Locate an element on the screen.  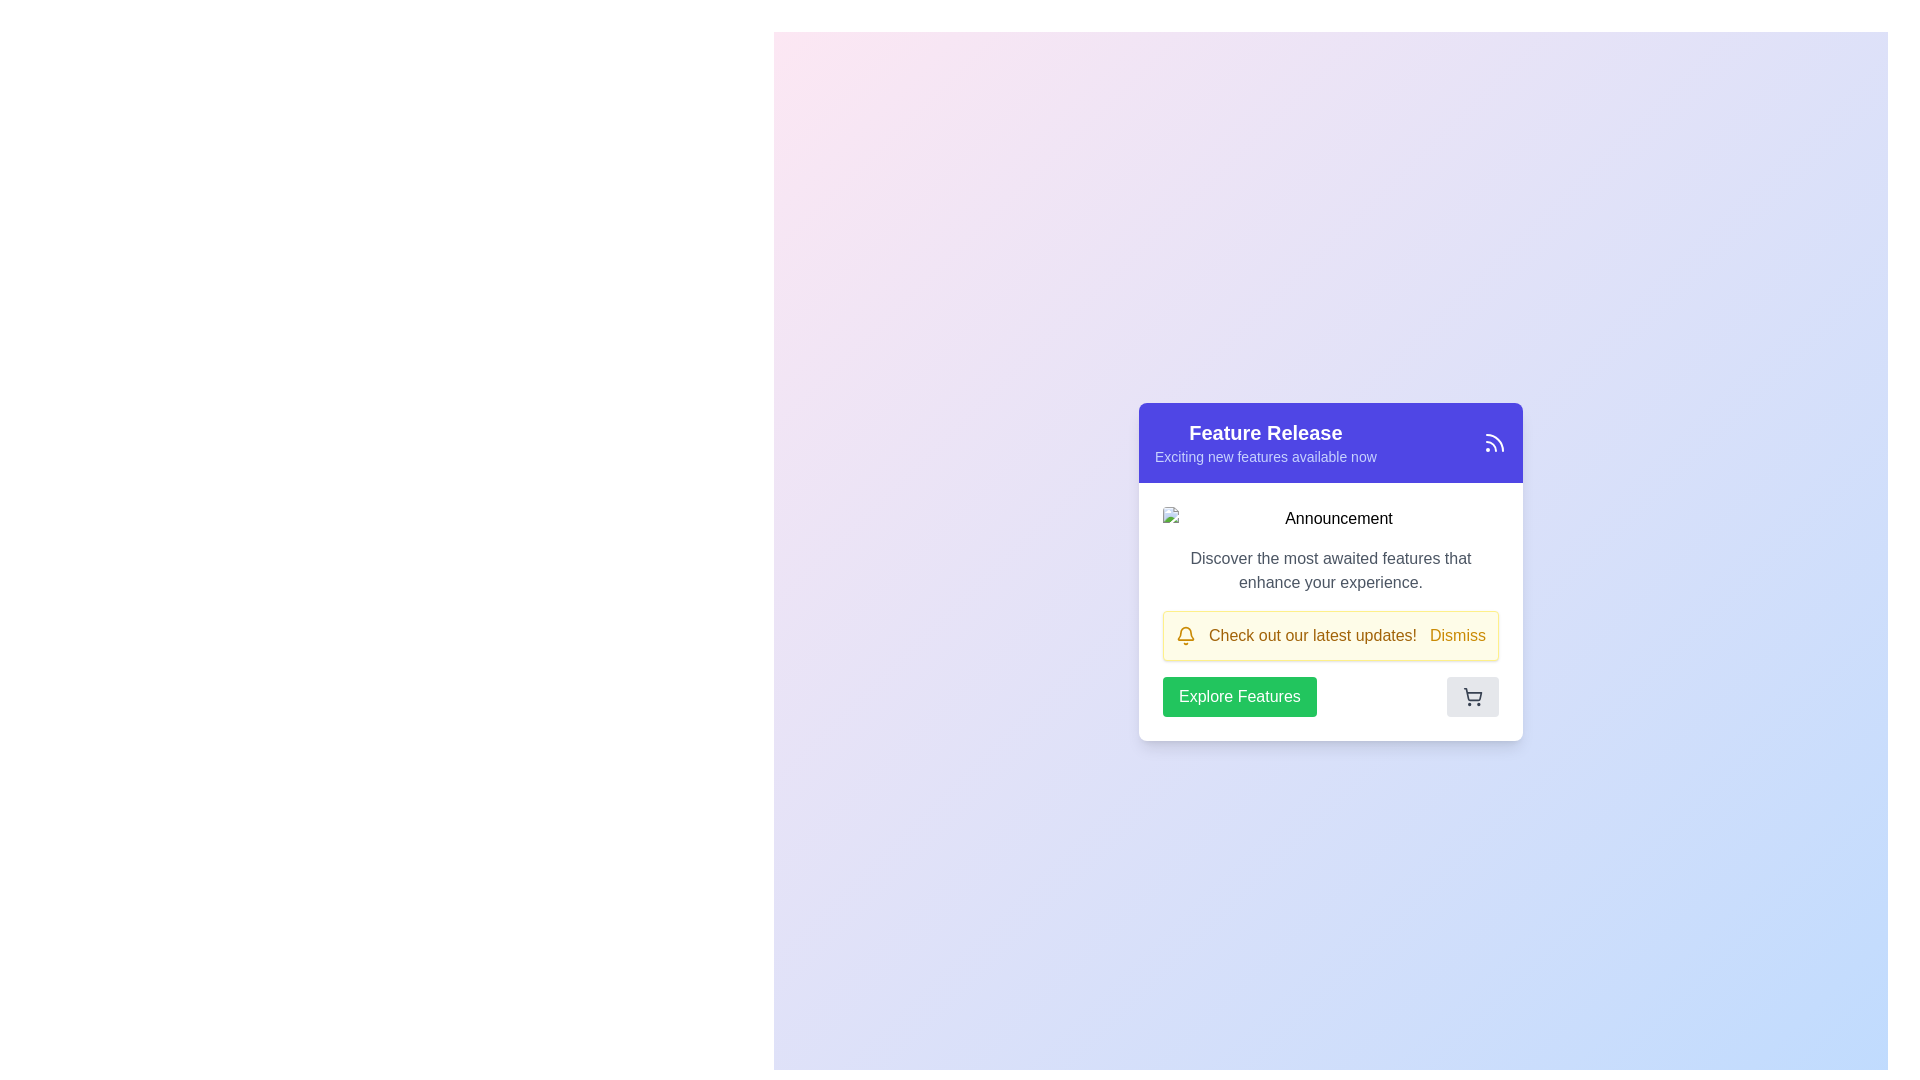
the shopping cart icon located in the lower-right corner of the rounded rectangular button, which is situated underneath the main content and to the right of the green 'Explore Features' button is located at coordinates (1473, 696).